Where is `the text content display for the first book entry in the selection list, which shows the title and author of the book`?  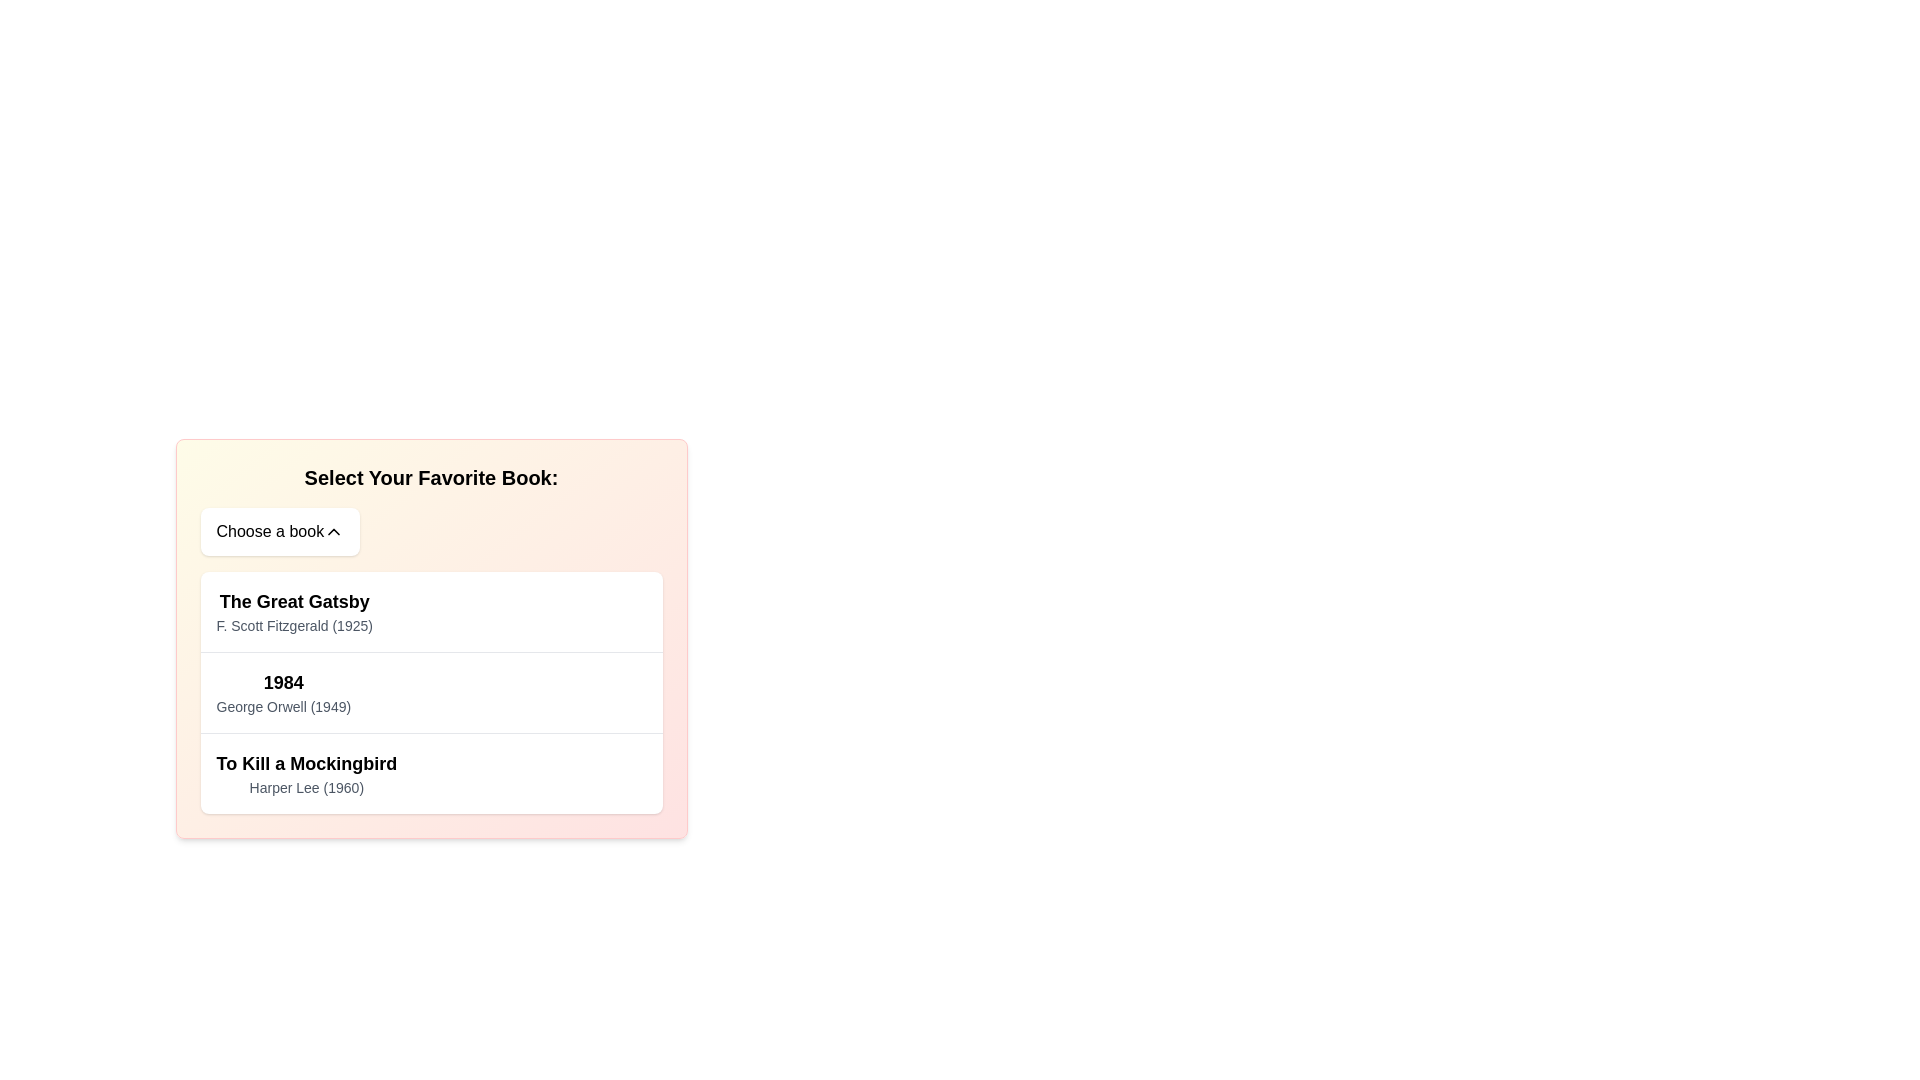
the text content display for the first book entry in the selection list, which shows the title and author of the book is located at coordinates (293, 611).